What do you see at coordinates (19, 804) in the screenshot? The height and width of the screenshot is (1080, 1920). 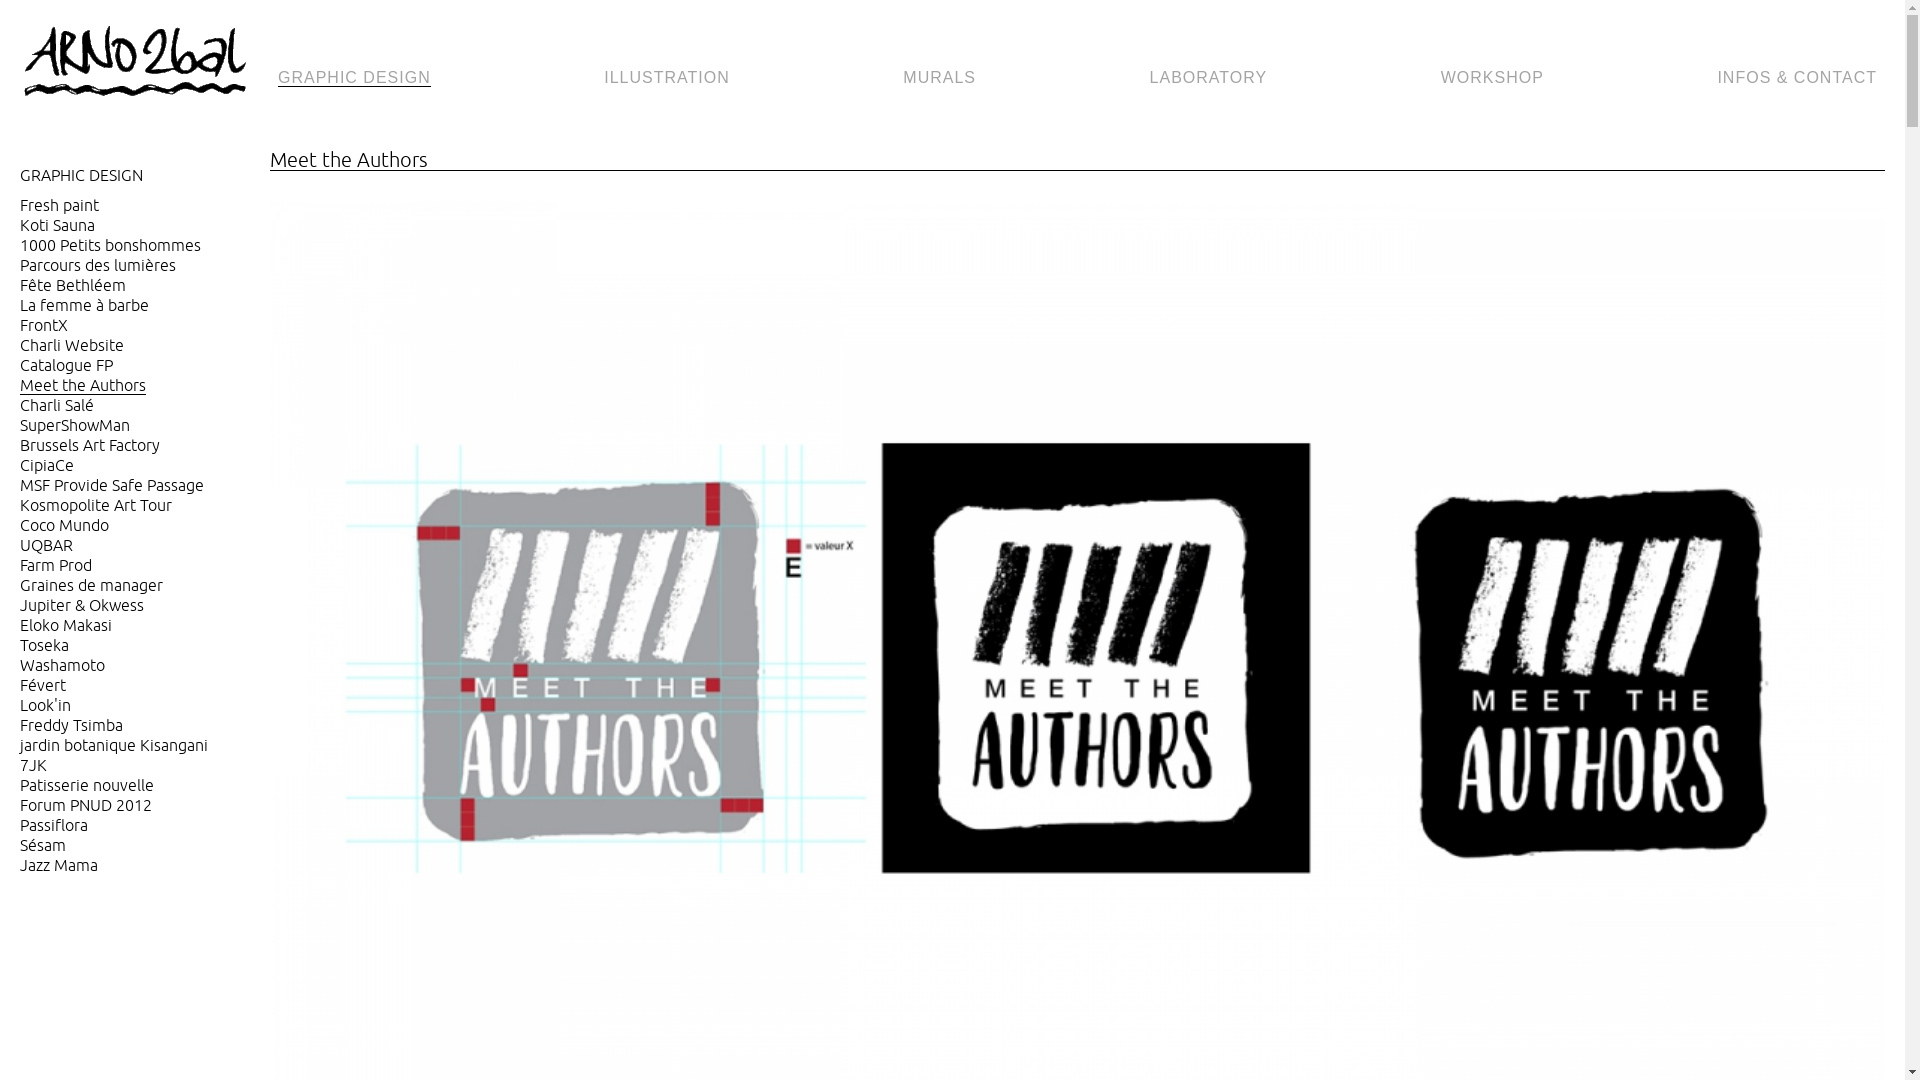 I see `'Forum PNUD 2012'` at bounding box center [19, 804].